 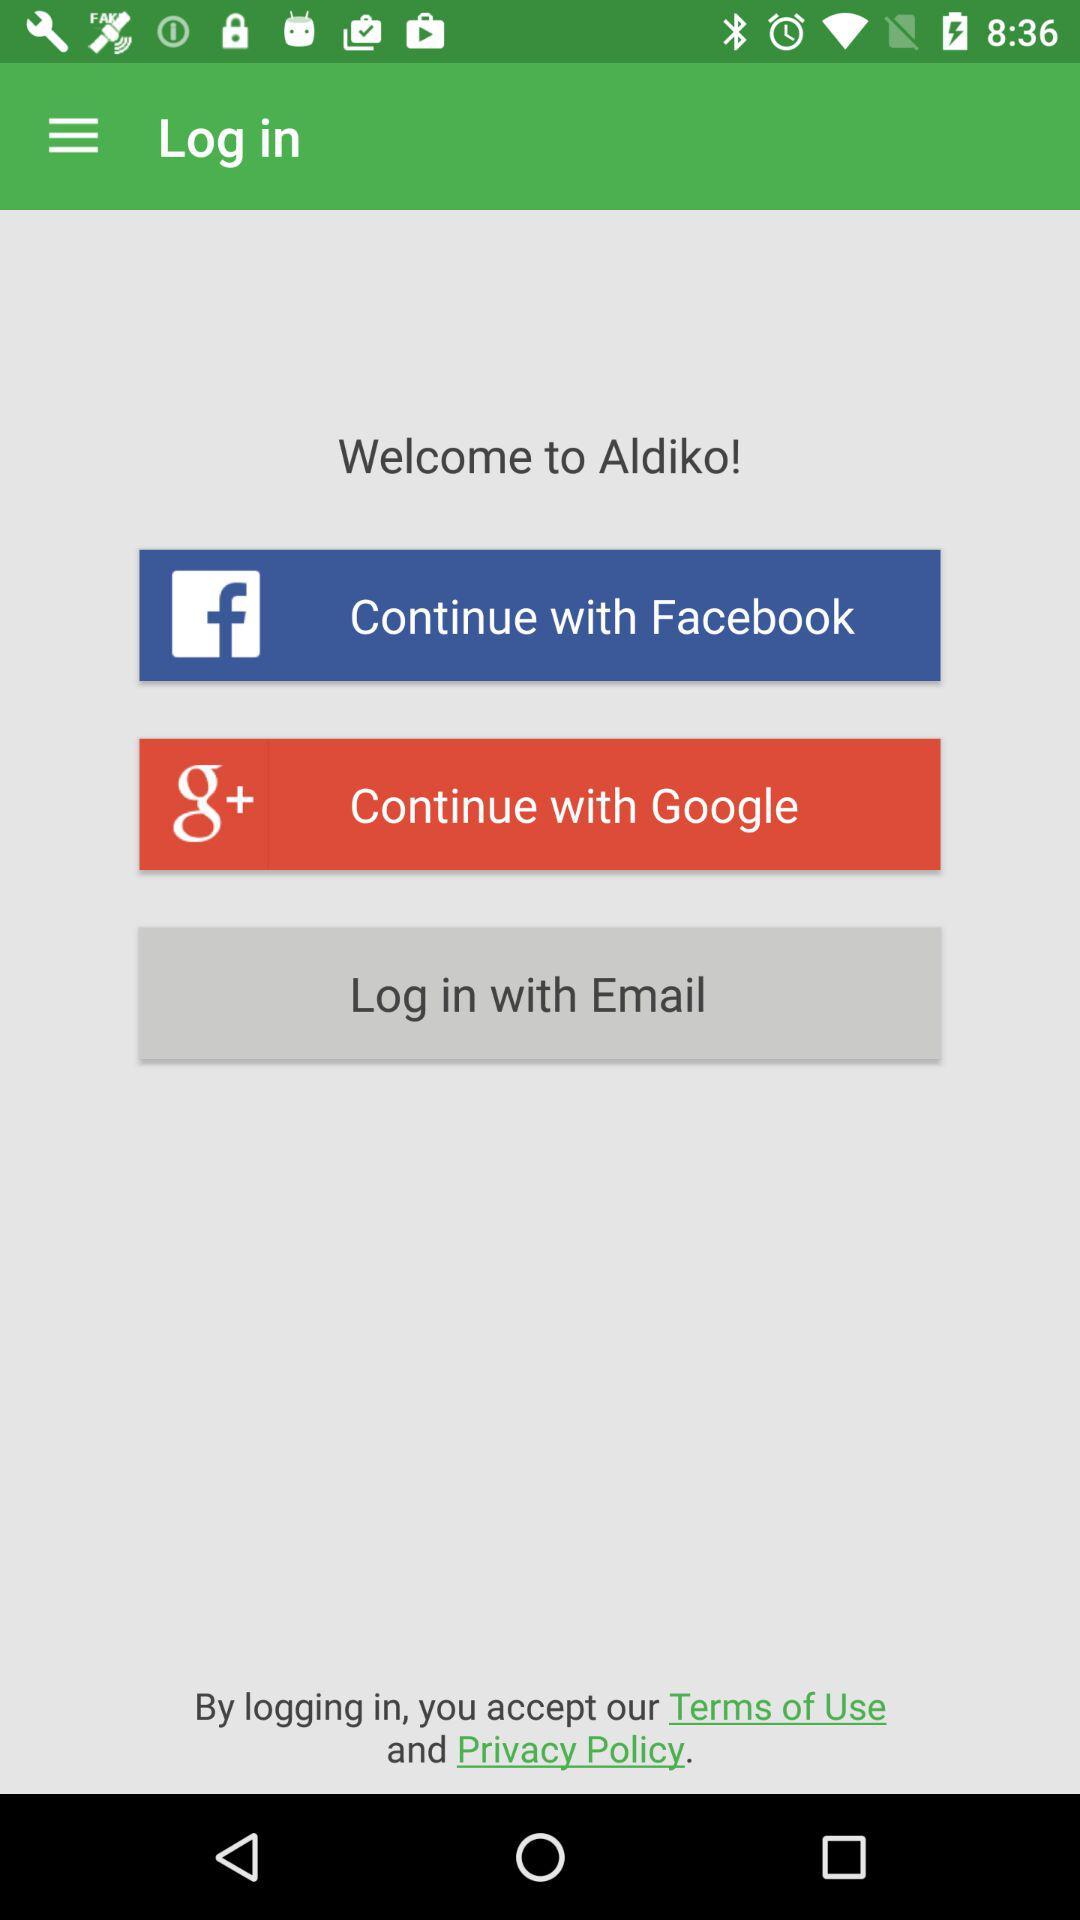 I want to click on icon to the left of log in item, so click(x=72, y=135).